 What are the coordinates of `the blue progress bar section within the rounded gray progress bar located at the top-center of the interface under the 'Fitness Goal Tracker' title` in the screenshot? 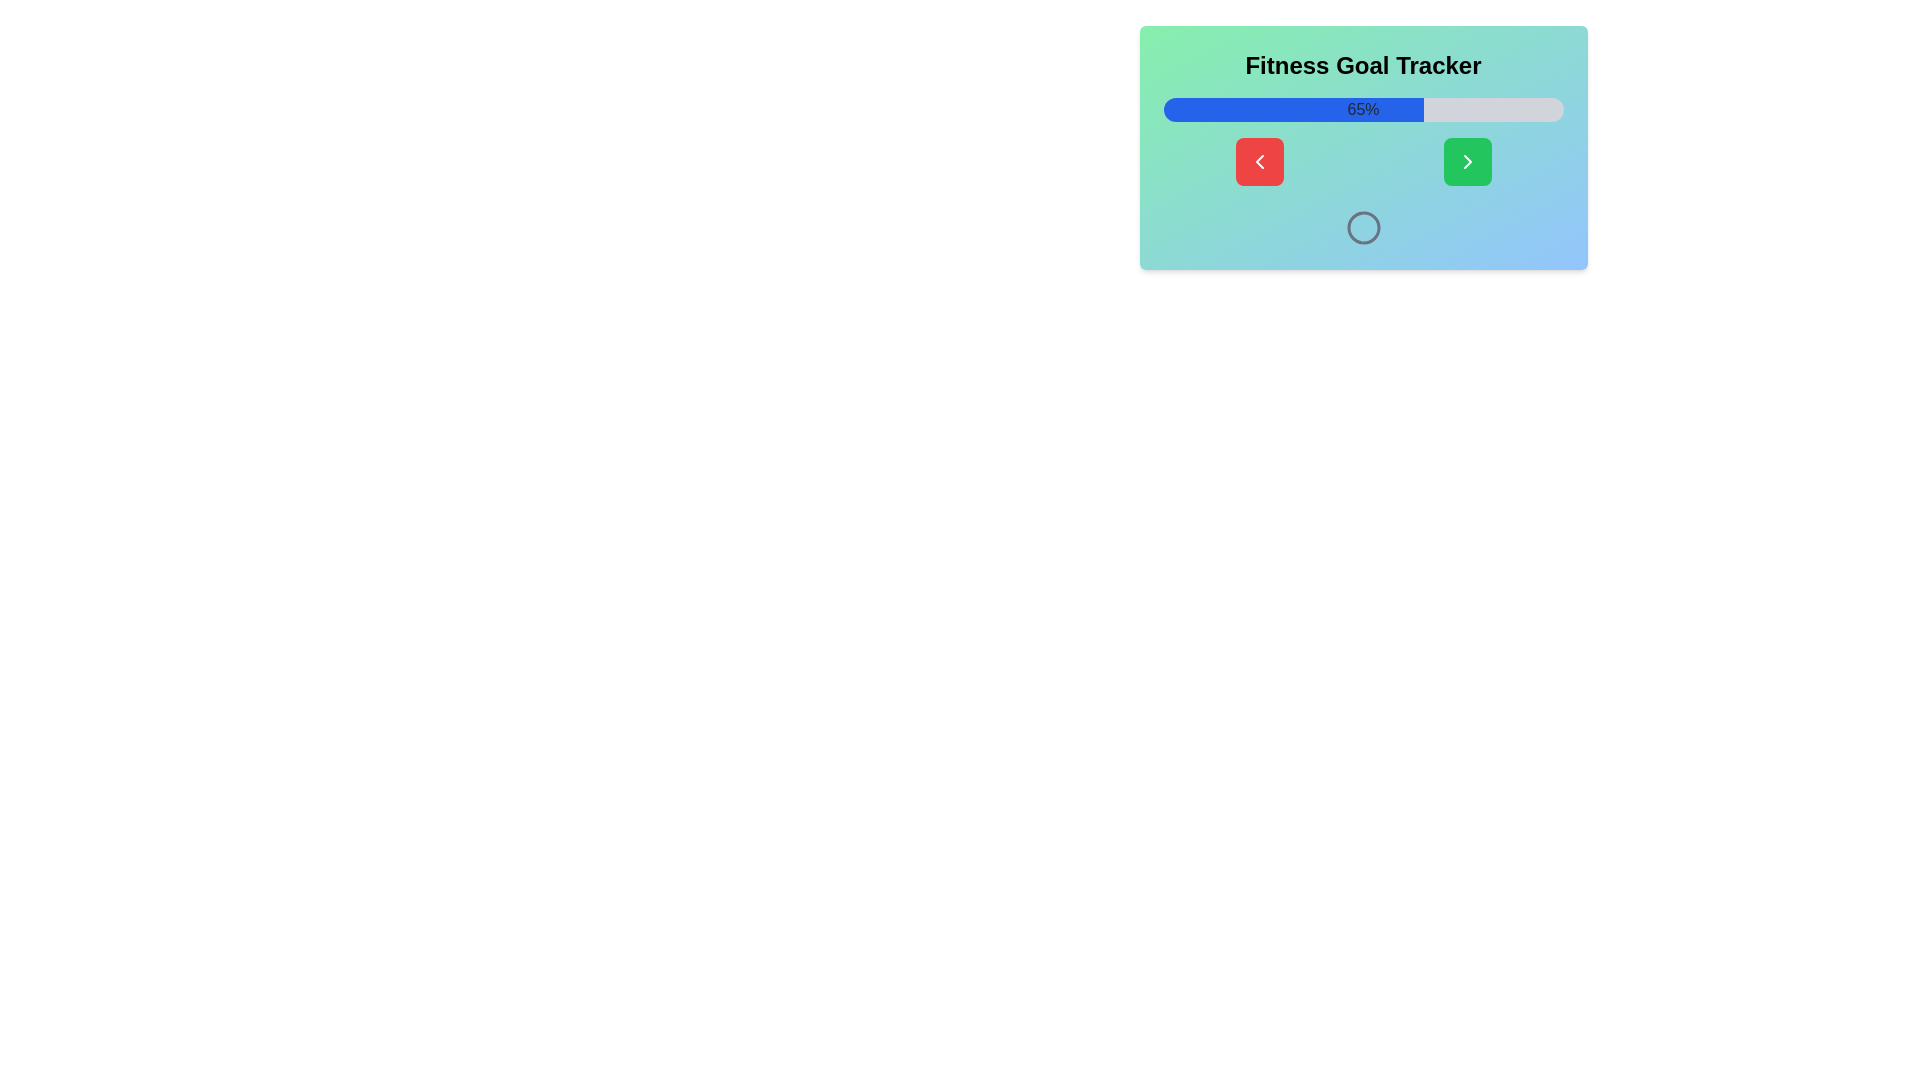 It's located at (1293, 110).